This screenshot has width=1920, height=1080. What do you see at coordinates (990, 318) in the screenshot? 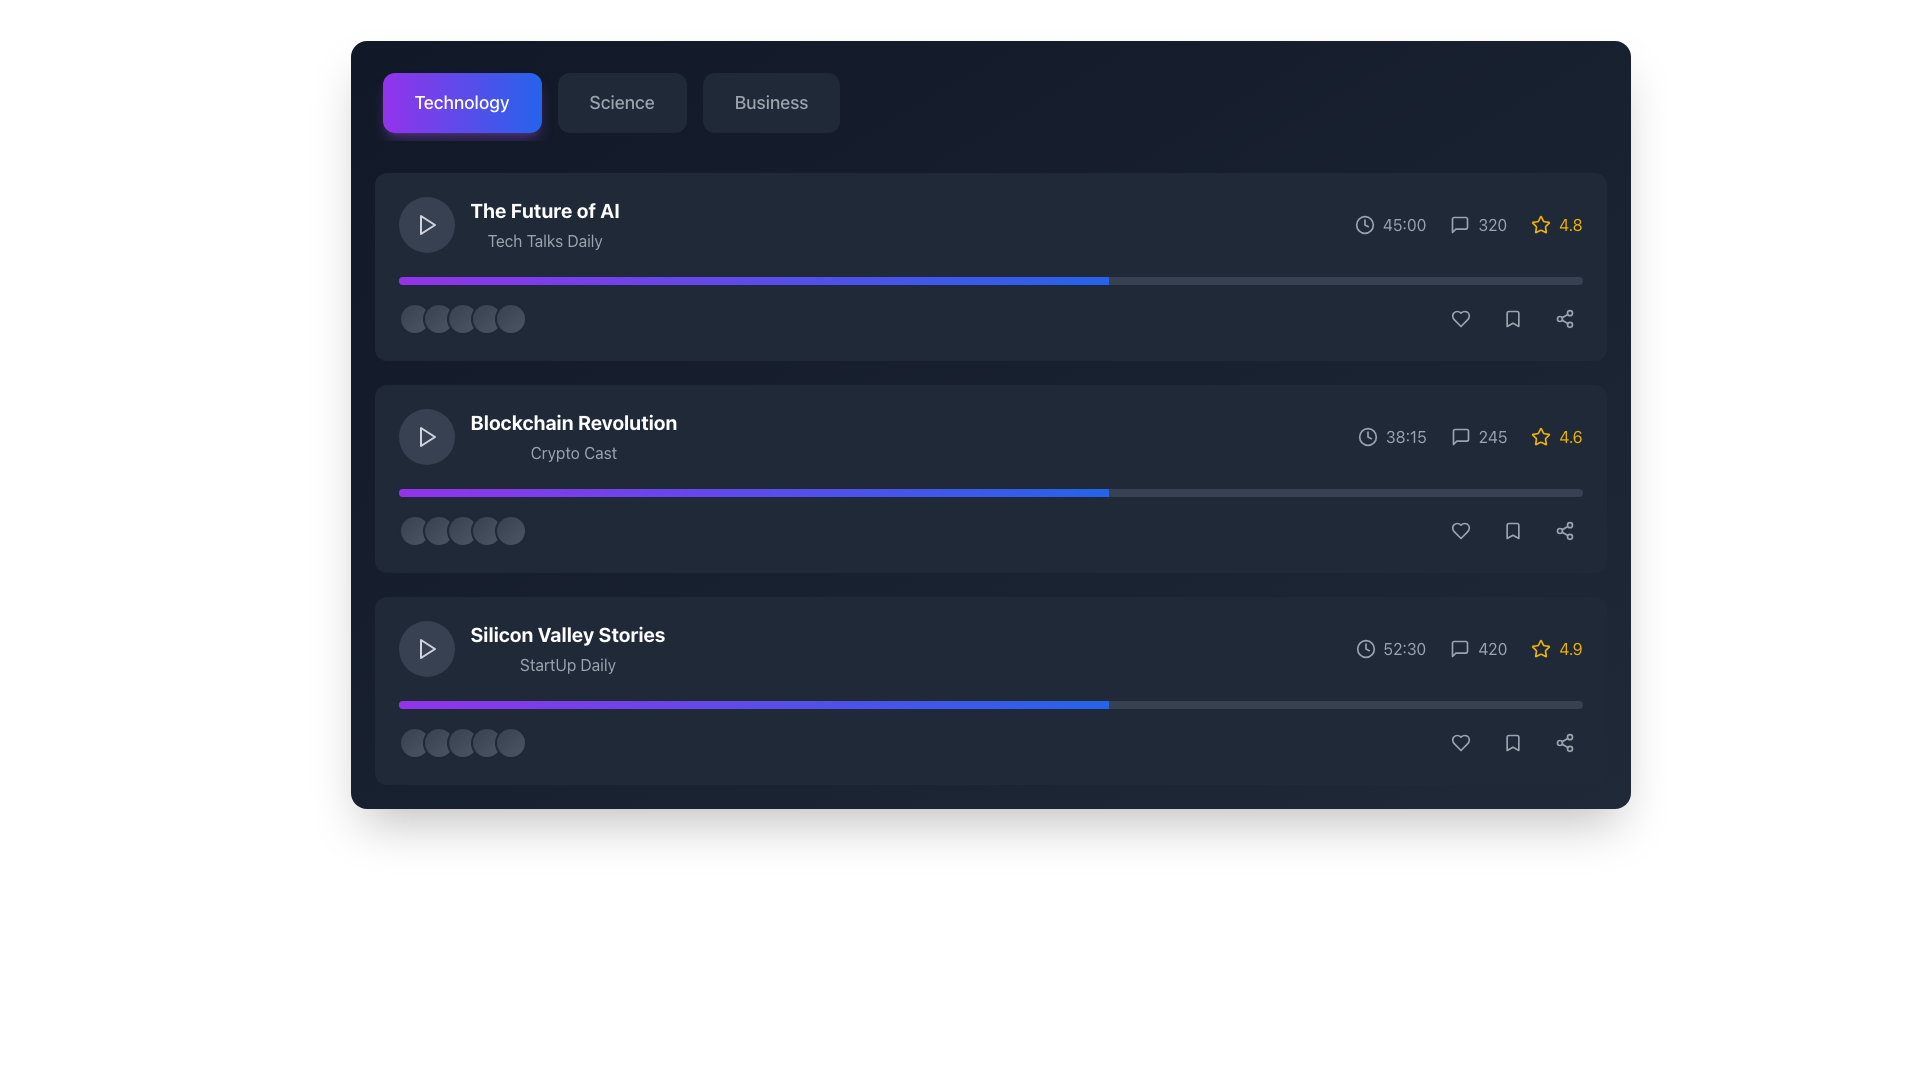
I see `the circles on the left end of the interactive horizontal bar` at bounding box center [990, 318].